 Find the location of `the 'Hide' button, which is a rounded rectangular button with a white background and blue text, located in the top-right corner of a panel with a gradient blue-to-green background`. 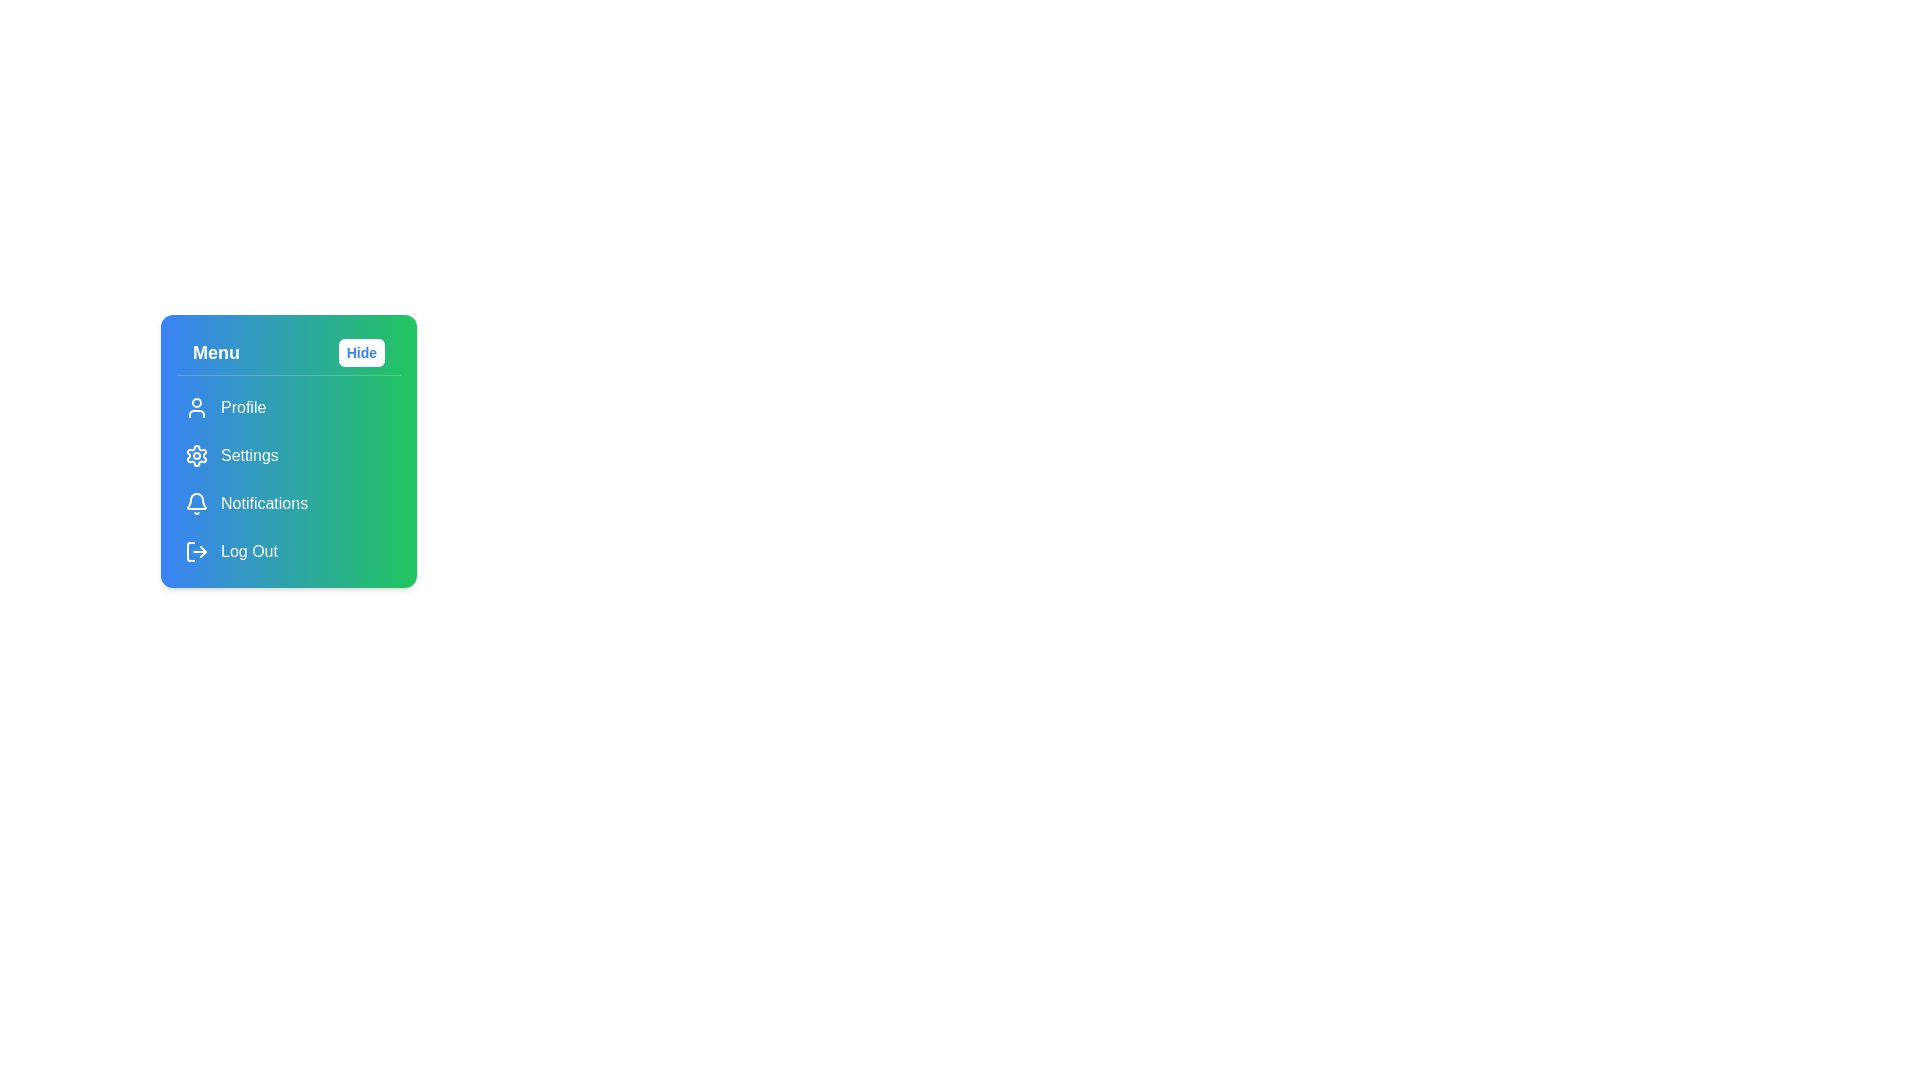

the 'Hide' button, which is a rounded rectangular button with a white background and blue text, located in the top-right corner of a panel with a gradient blue-to-green background is located at coordinates (361, 352).